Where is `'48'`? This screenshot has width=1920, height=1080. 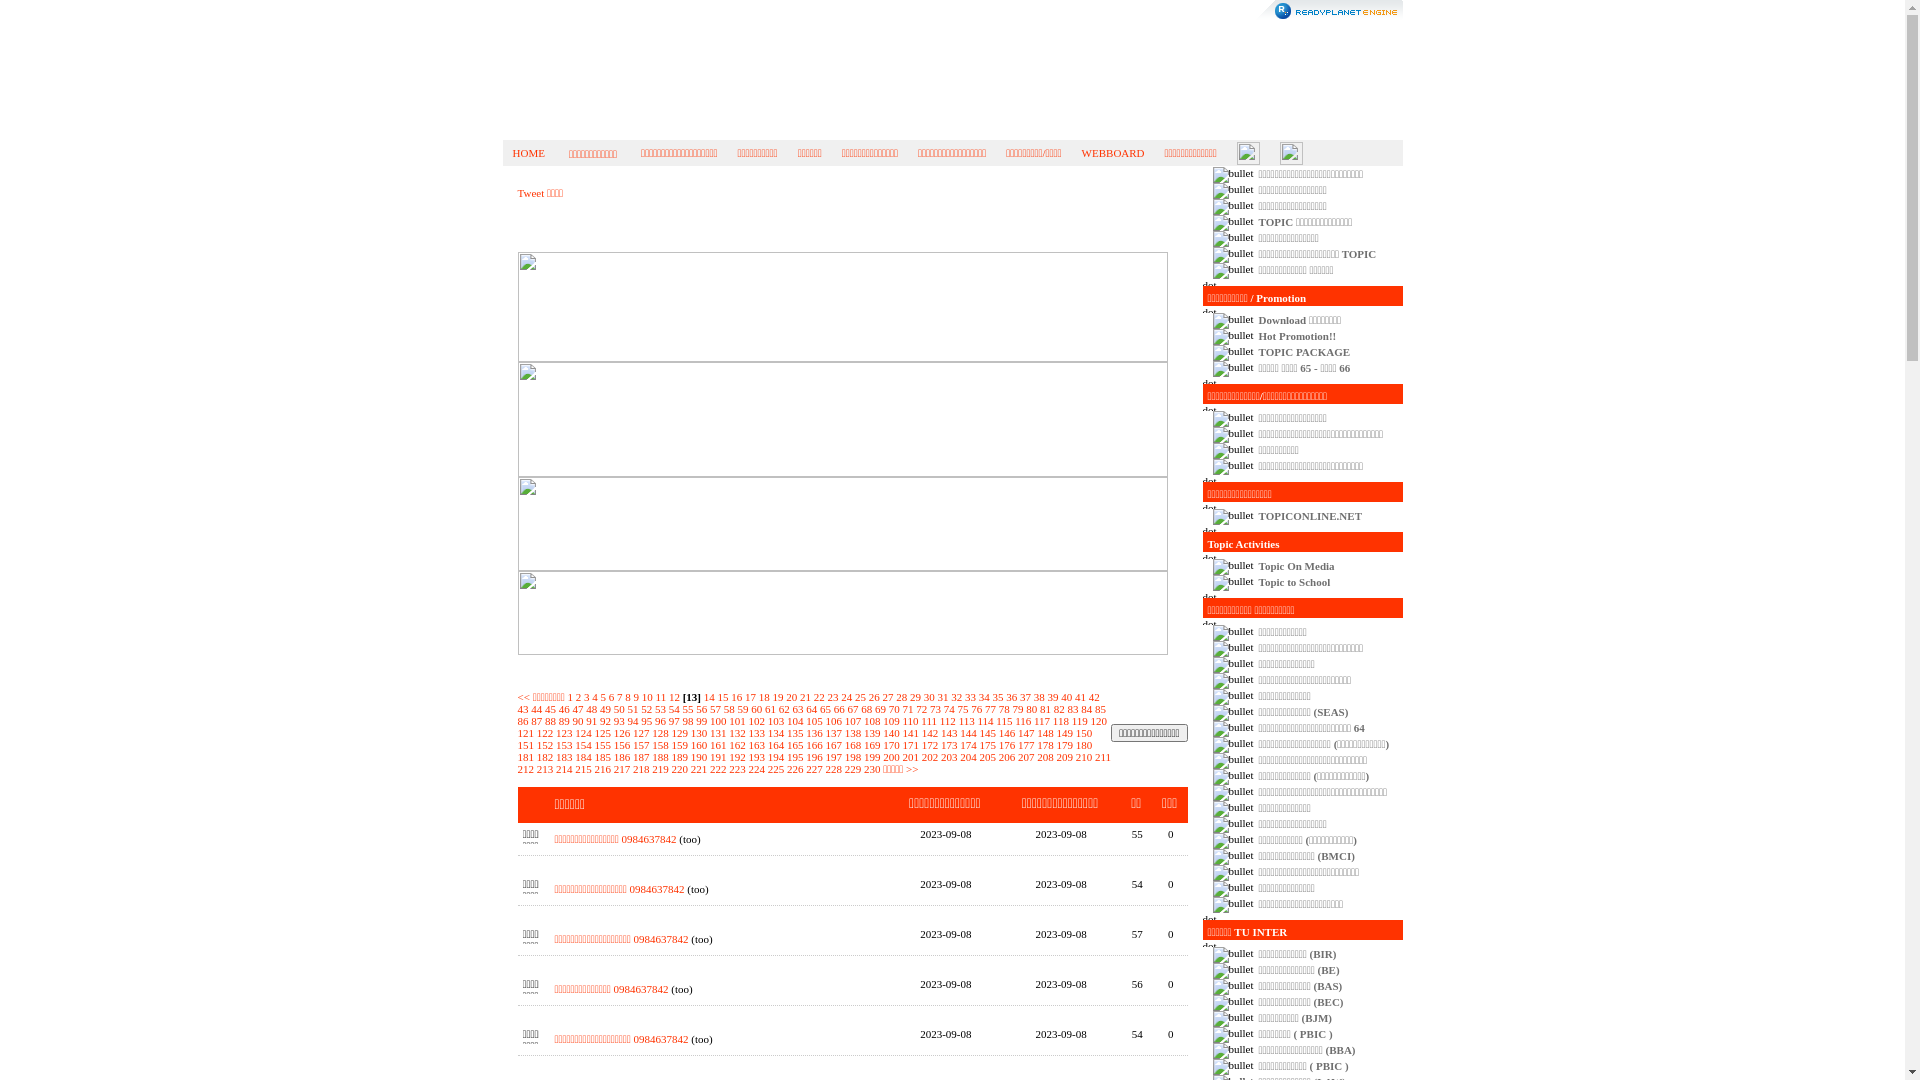 '48' is located at coordinates (590, 708).